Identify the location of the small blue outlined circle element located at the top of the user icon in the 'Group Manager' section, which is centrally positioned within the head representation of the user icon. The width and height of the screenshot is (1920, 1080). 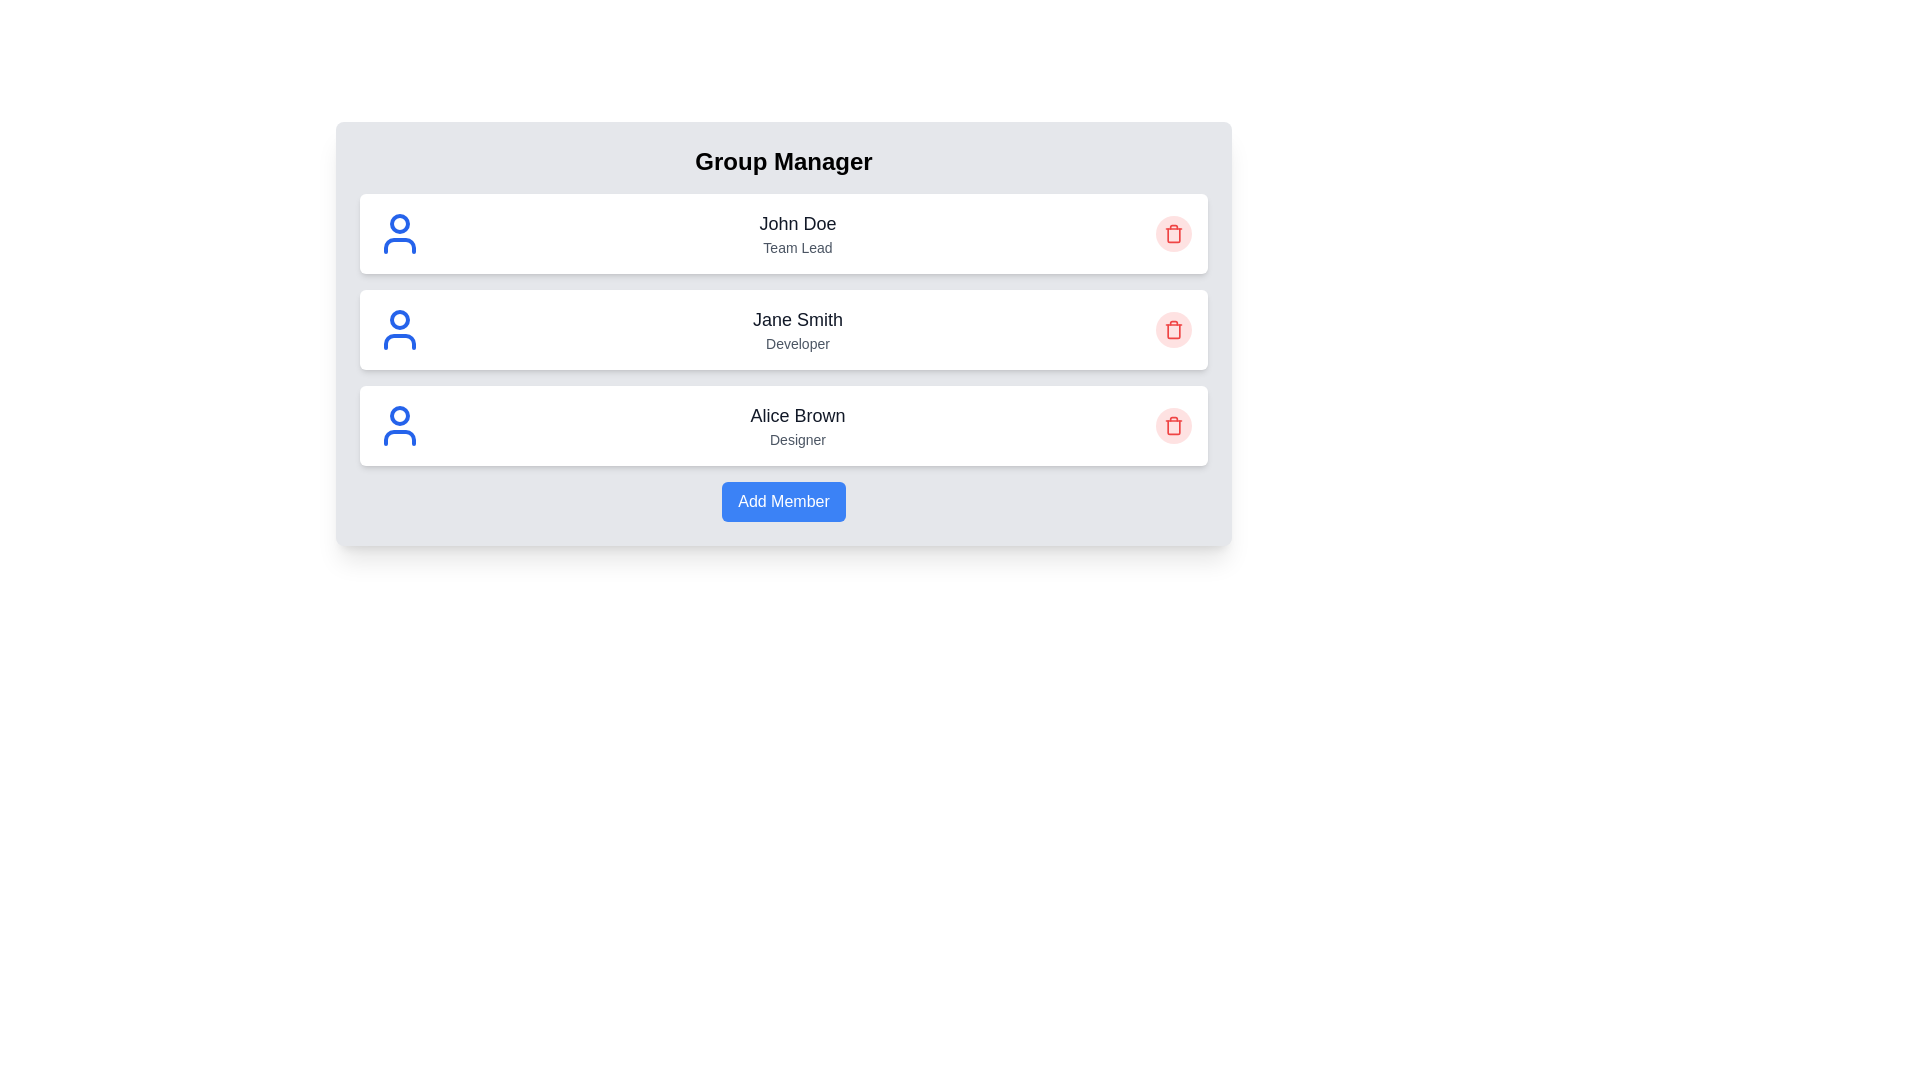
(399, 223).